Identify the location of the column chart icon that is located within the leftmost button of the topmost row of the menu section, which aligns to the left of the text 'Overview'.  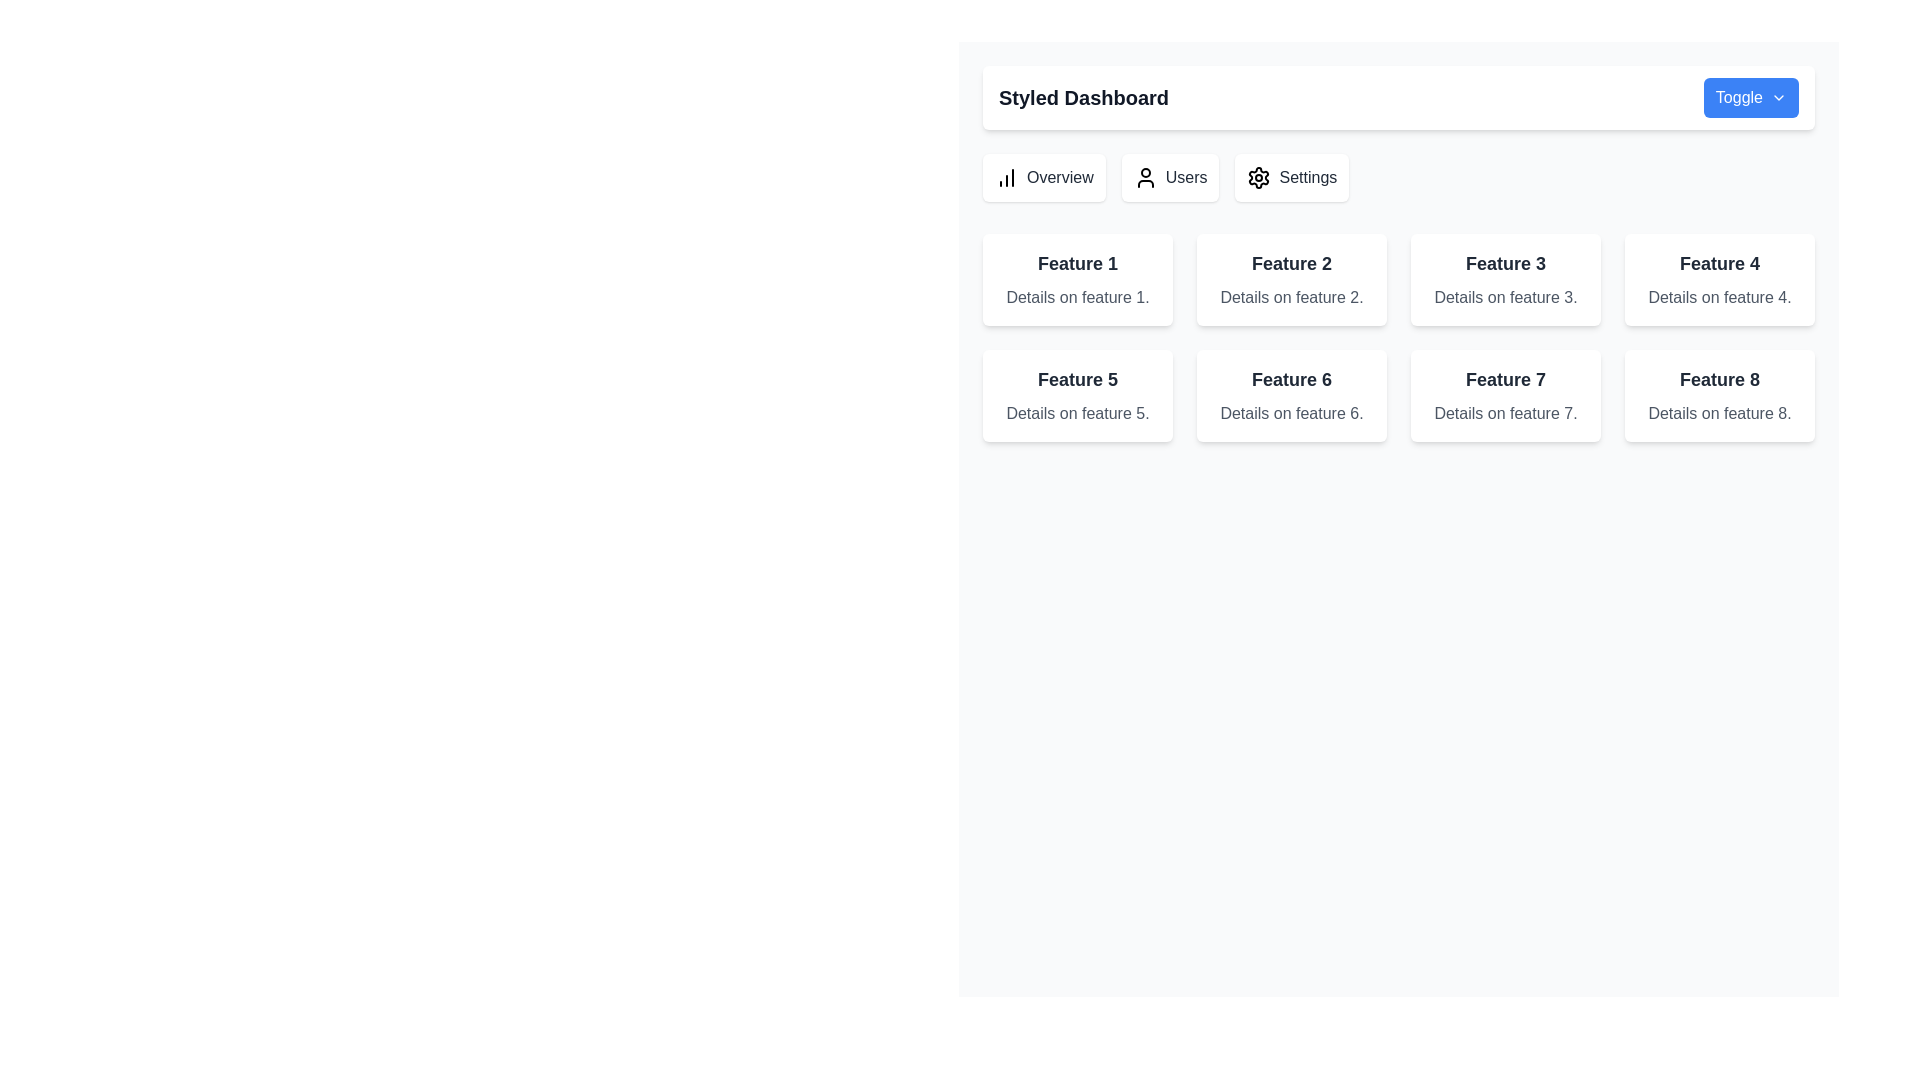
(1007, 176).